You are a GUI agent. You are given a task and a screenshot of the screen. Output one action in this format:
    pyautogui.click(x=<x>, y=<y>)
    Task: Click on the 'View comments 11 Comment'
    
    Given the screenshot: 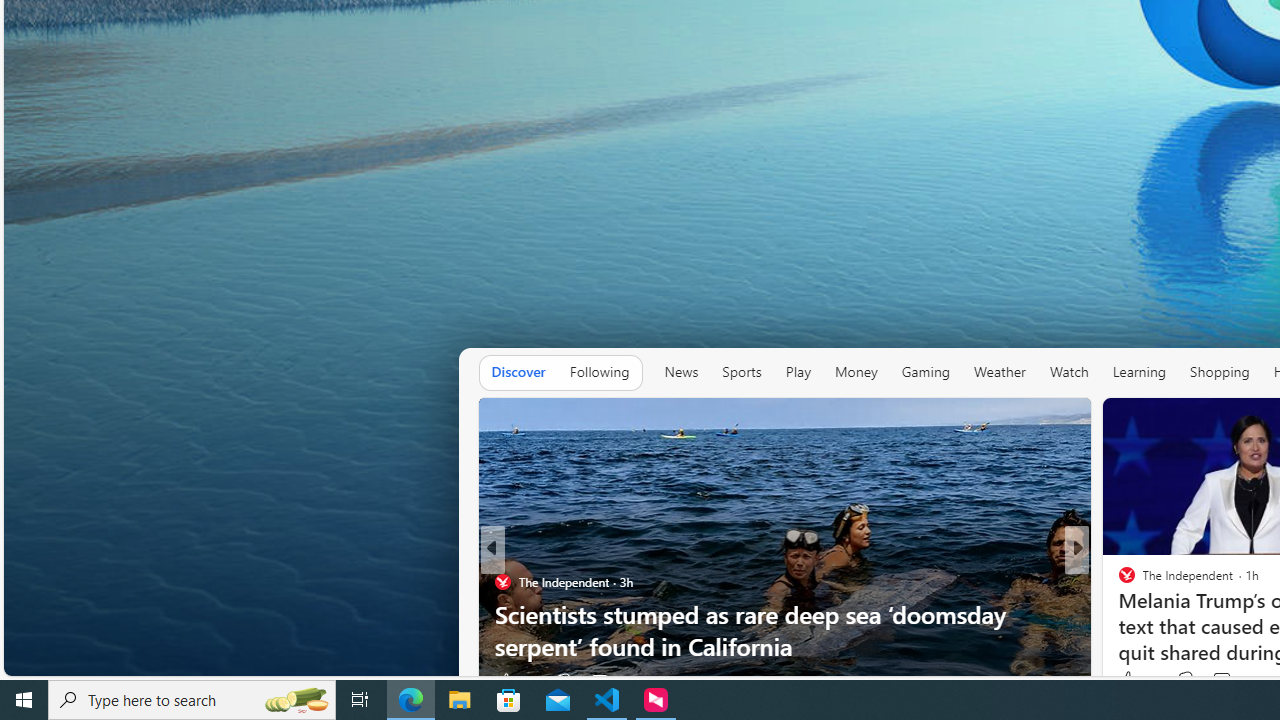 What is the action you would take?
    pyautogui.click(x=1223, y=680)
    